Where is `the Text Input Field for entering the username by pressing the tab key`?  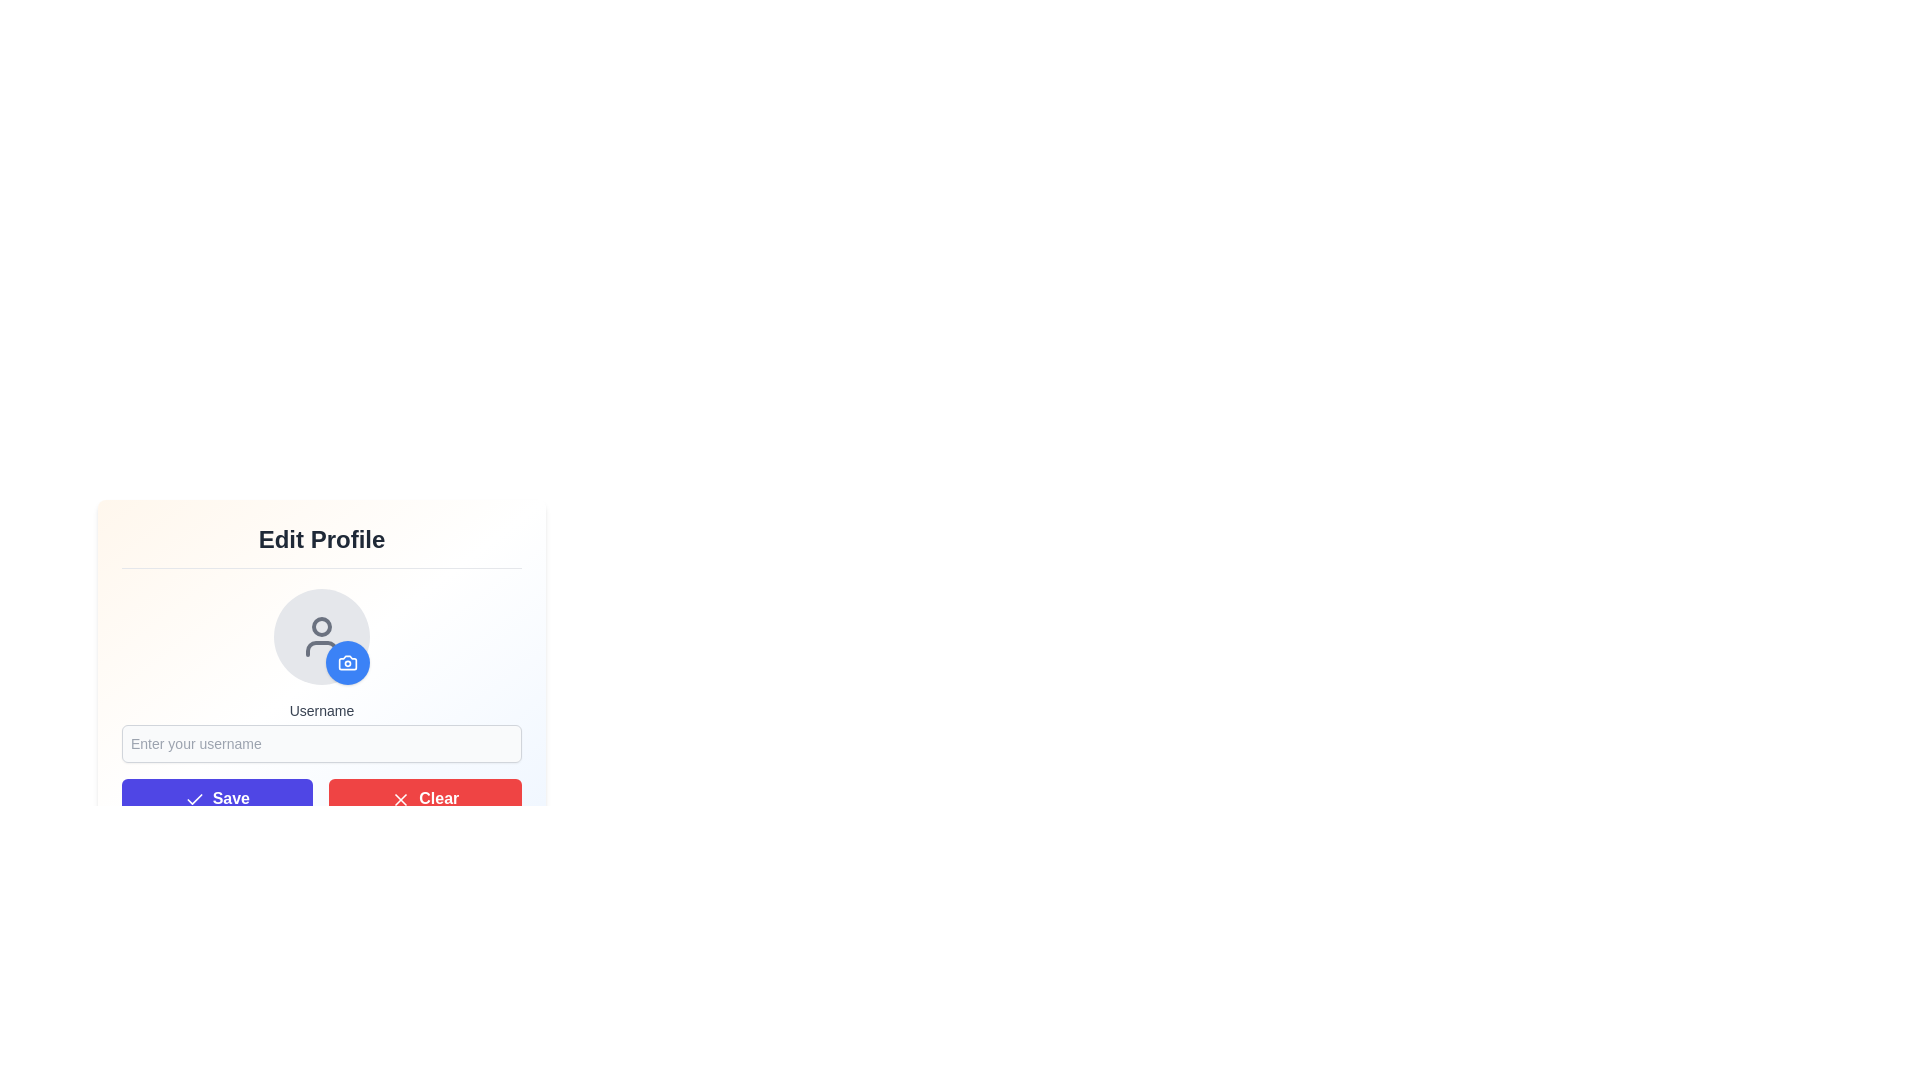
the Text Input Field for entering the username by pressing the tab key is located at coordinates (321, 744).